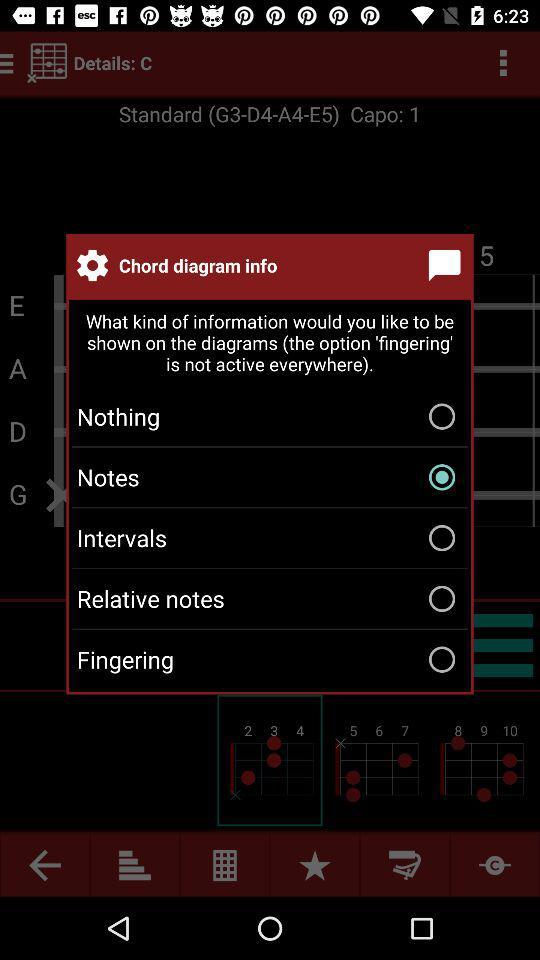 Image resolution: width=540 pixels, height=960 pixels. I want to click on nothing item, so click(270, 415).